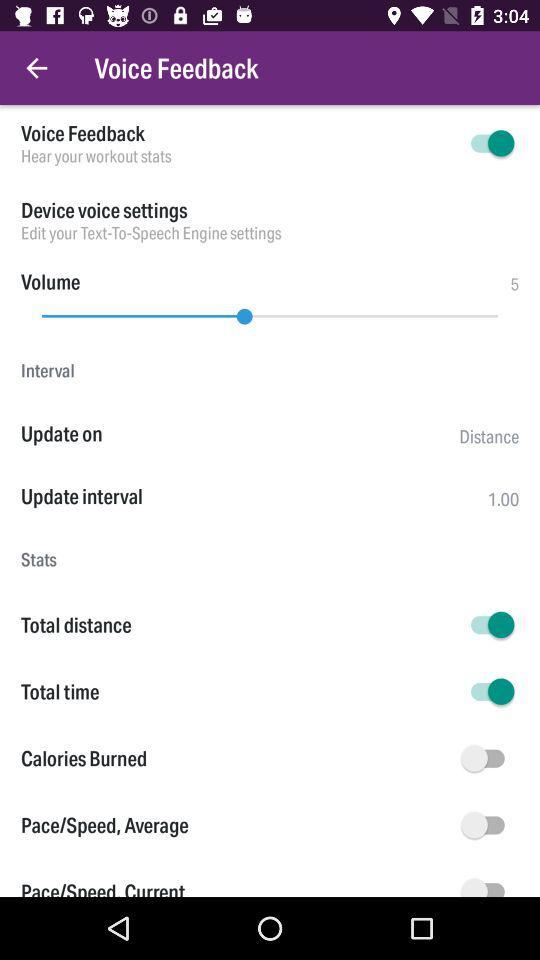 This screenshot has width=540, height=960. What do you see at coordinates (238, 155) in the screenshot?
I see `item above device voice settings` at bounding box center [238, 155].